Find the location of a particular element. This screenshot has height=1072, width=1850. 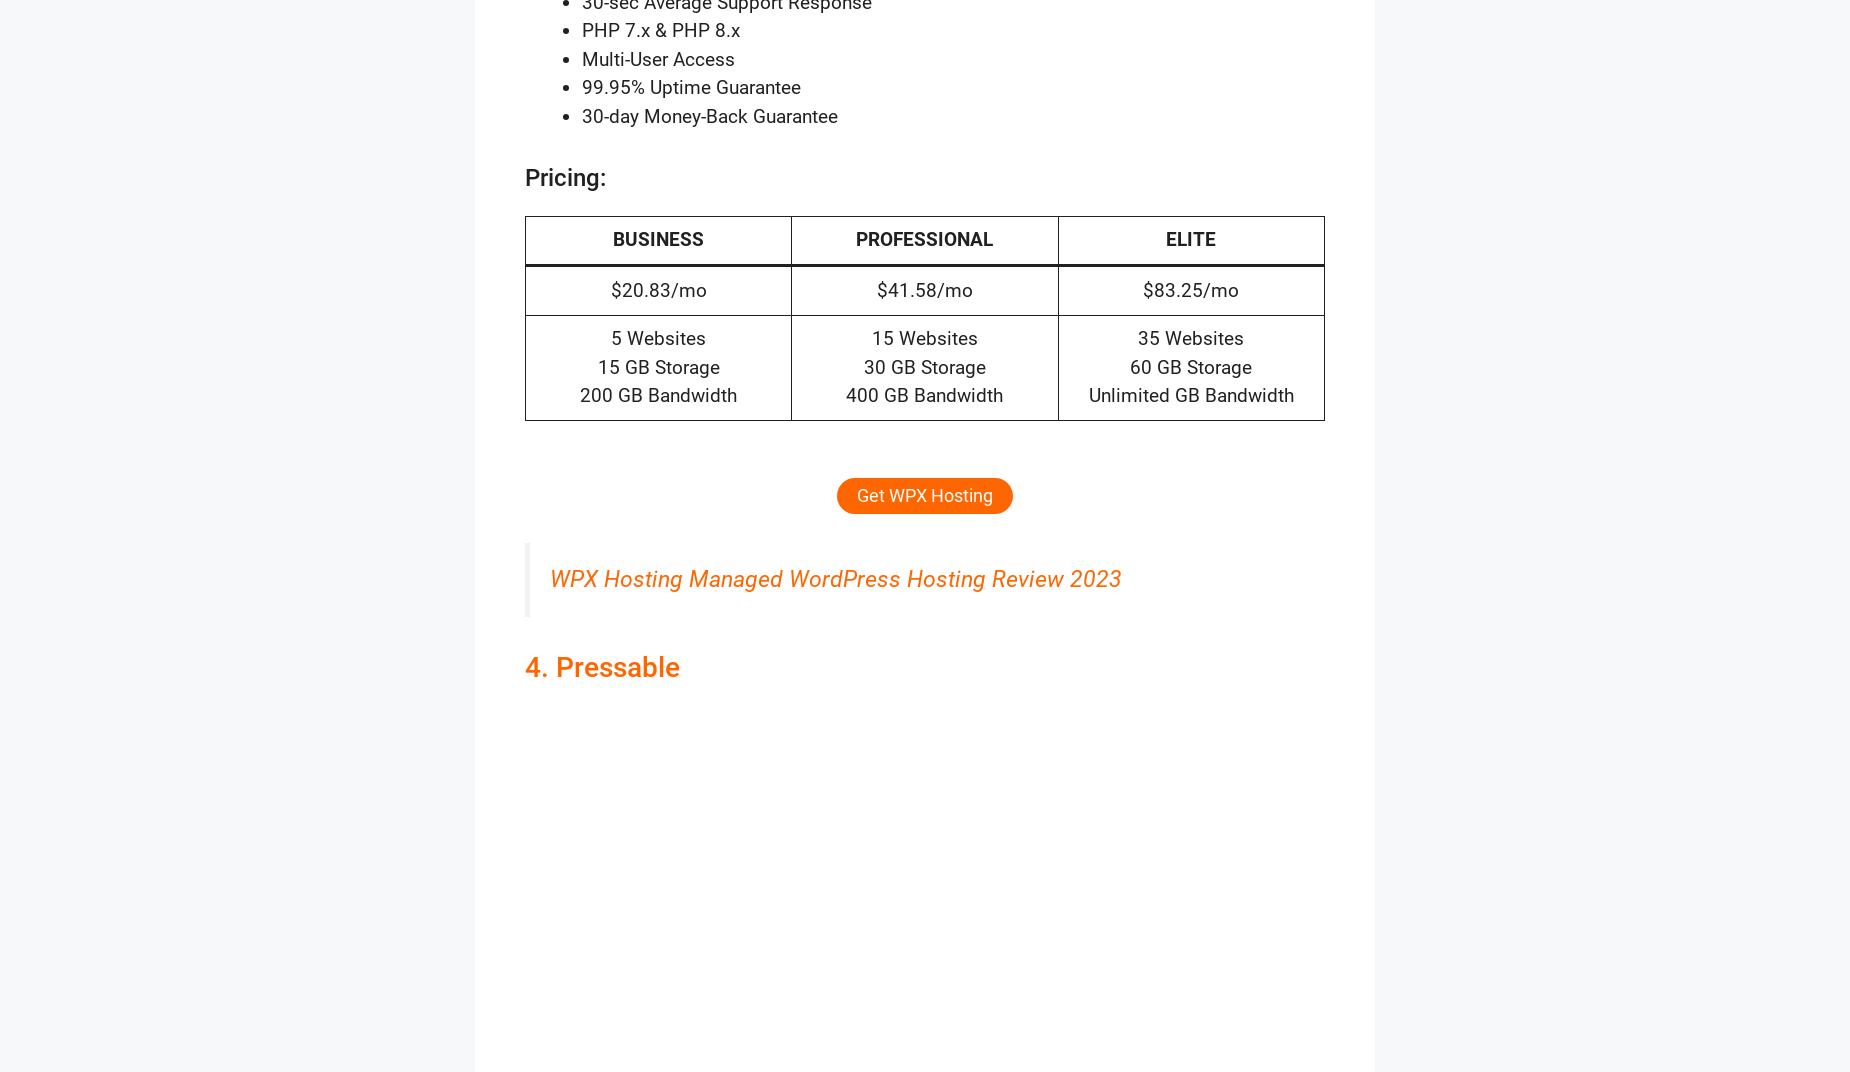

'4. Pressable' is located at coordinates (602, 667).